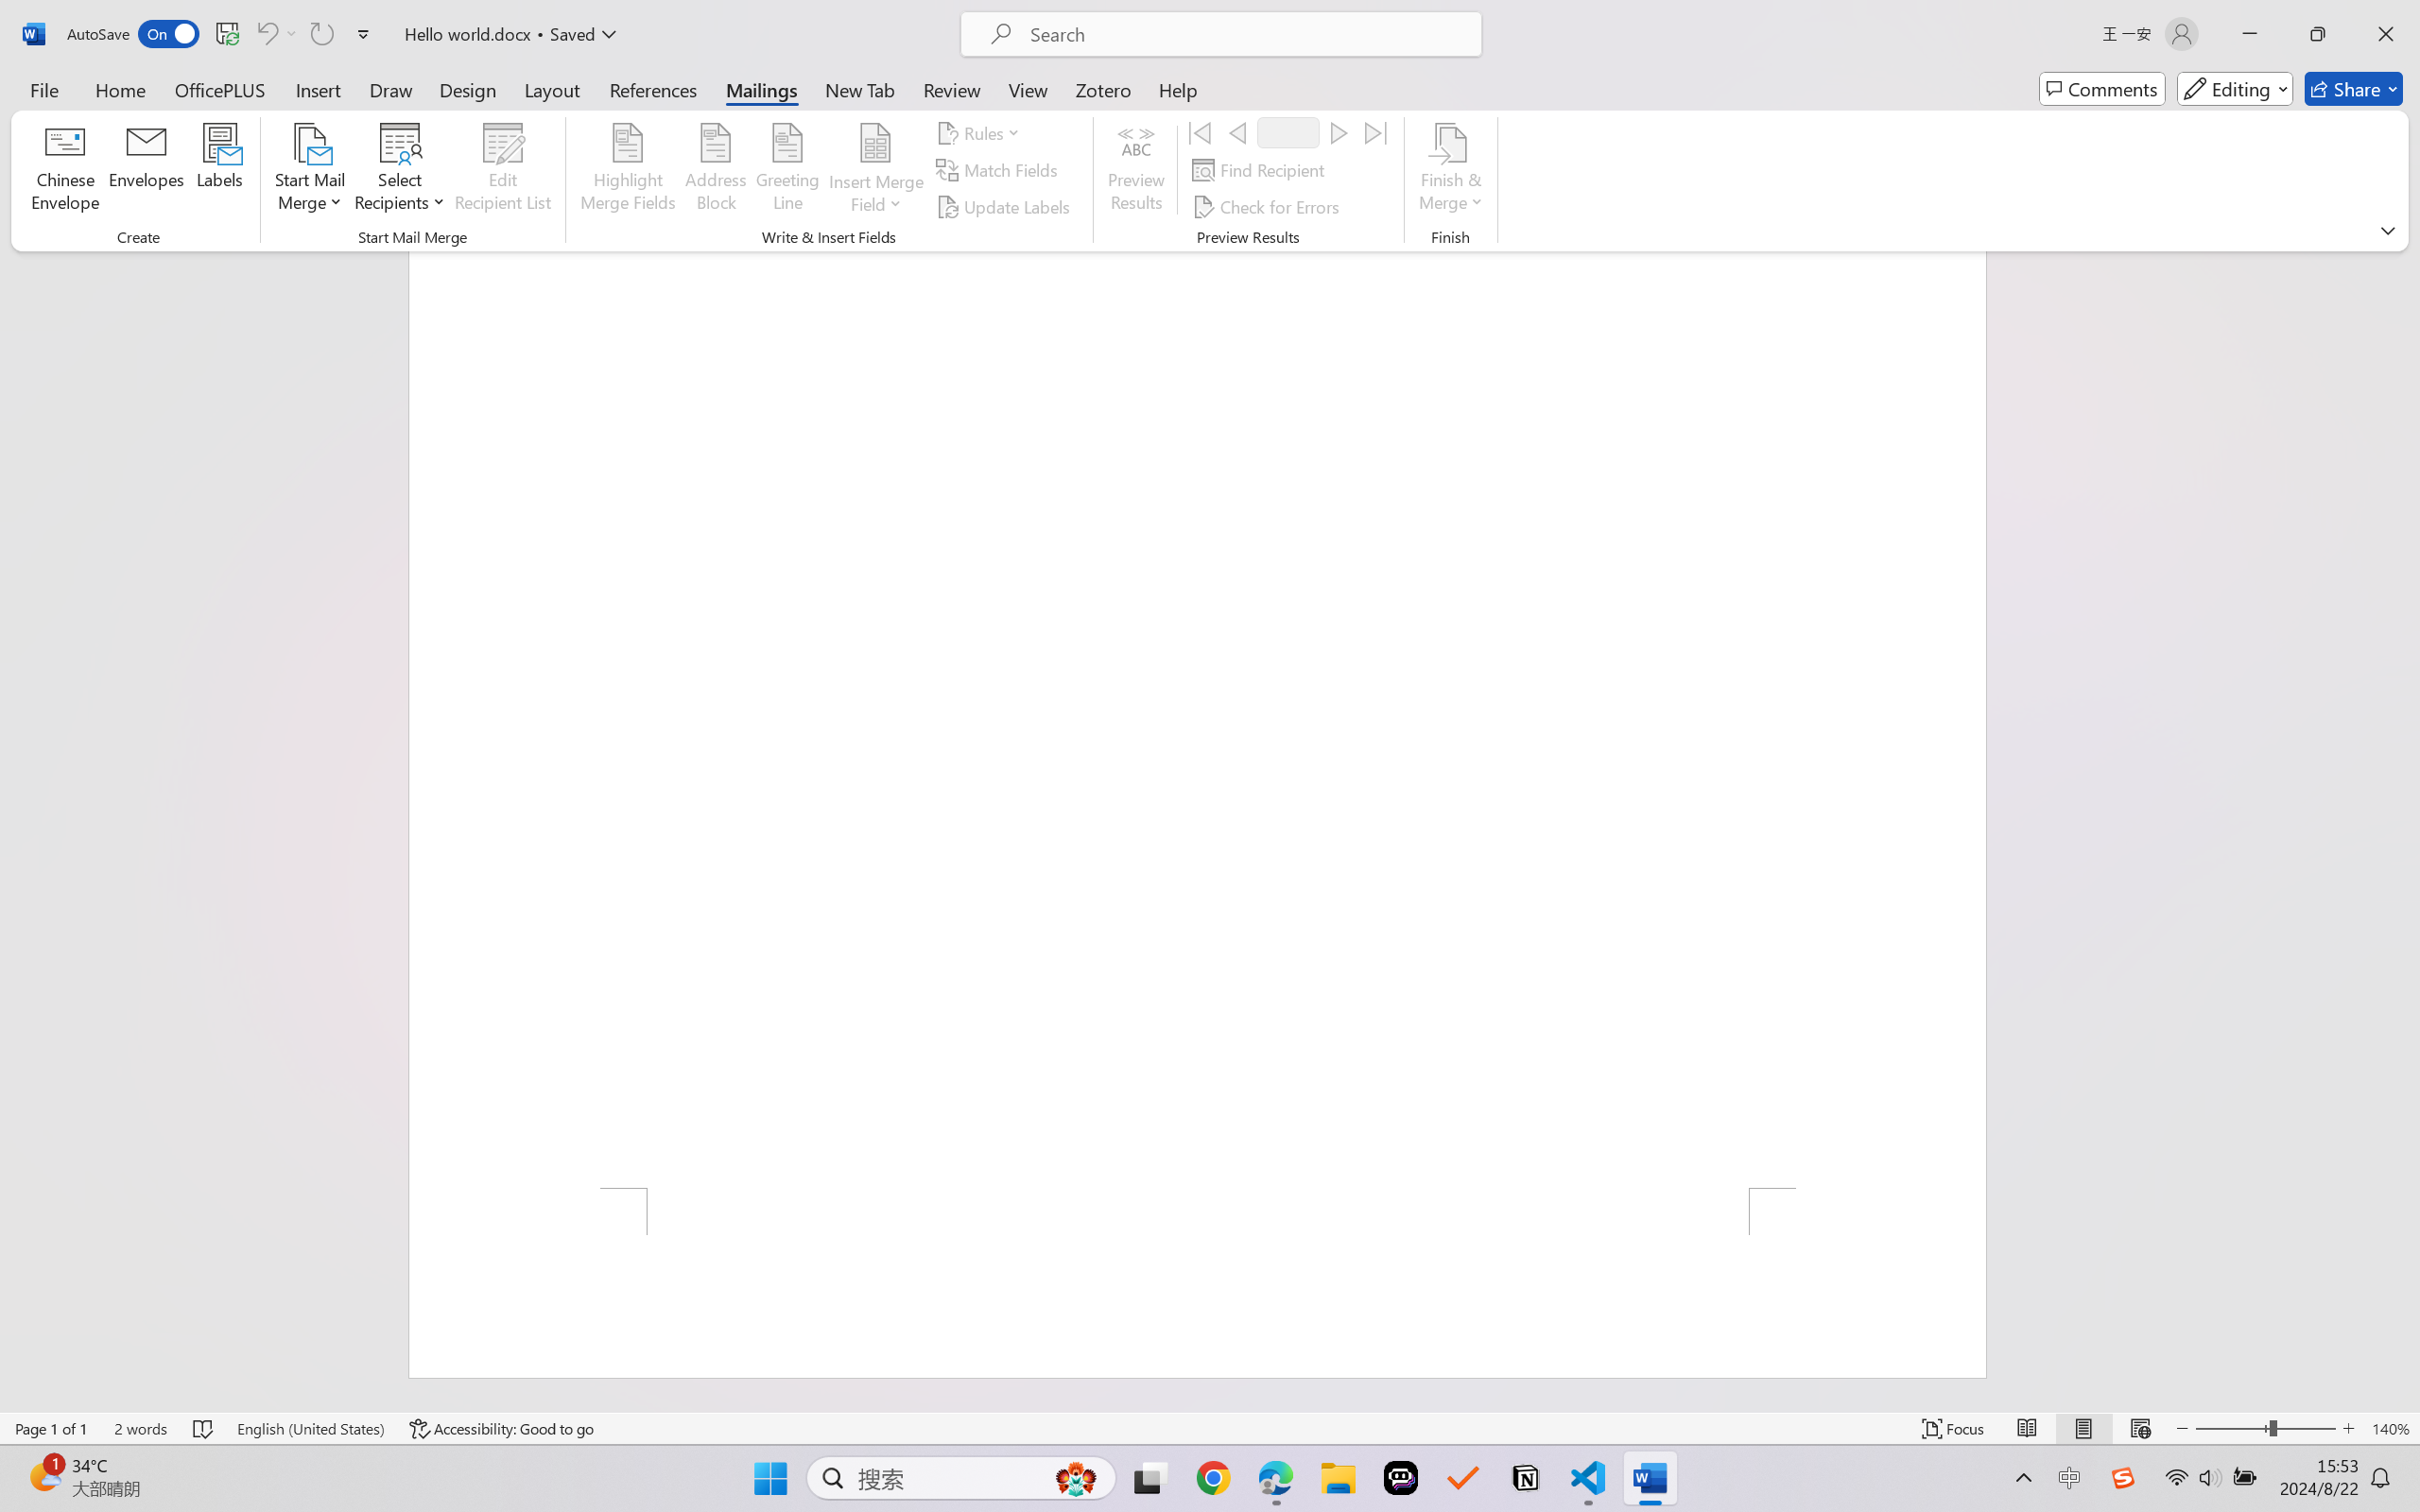 Image resolution: width=2420 pixels, height=1512 pixels. Describe the element at coordinates (550, 88) in the screenshot. I see `'Layout'` at that location.